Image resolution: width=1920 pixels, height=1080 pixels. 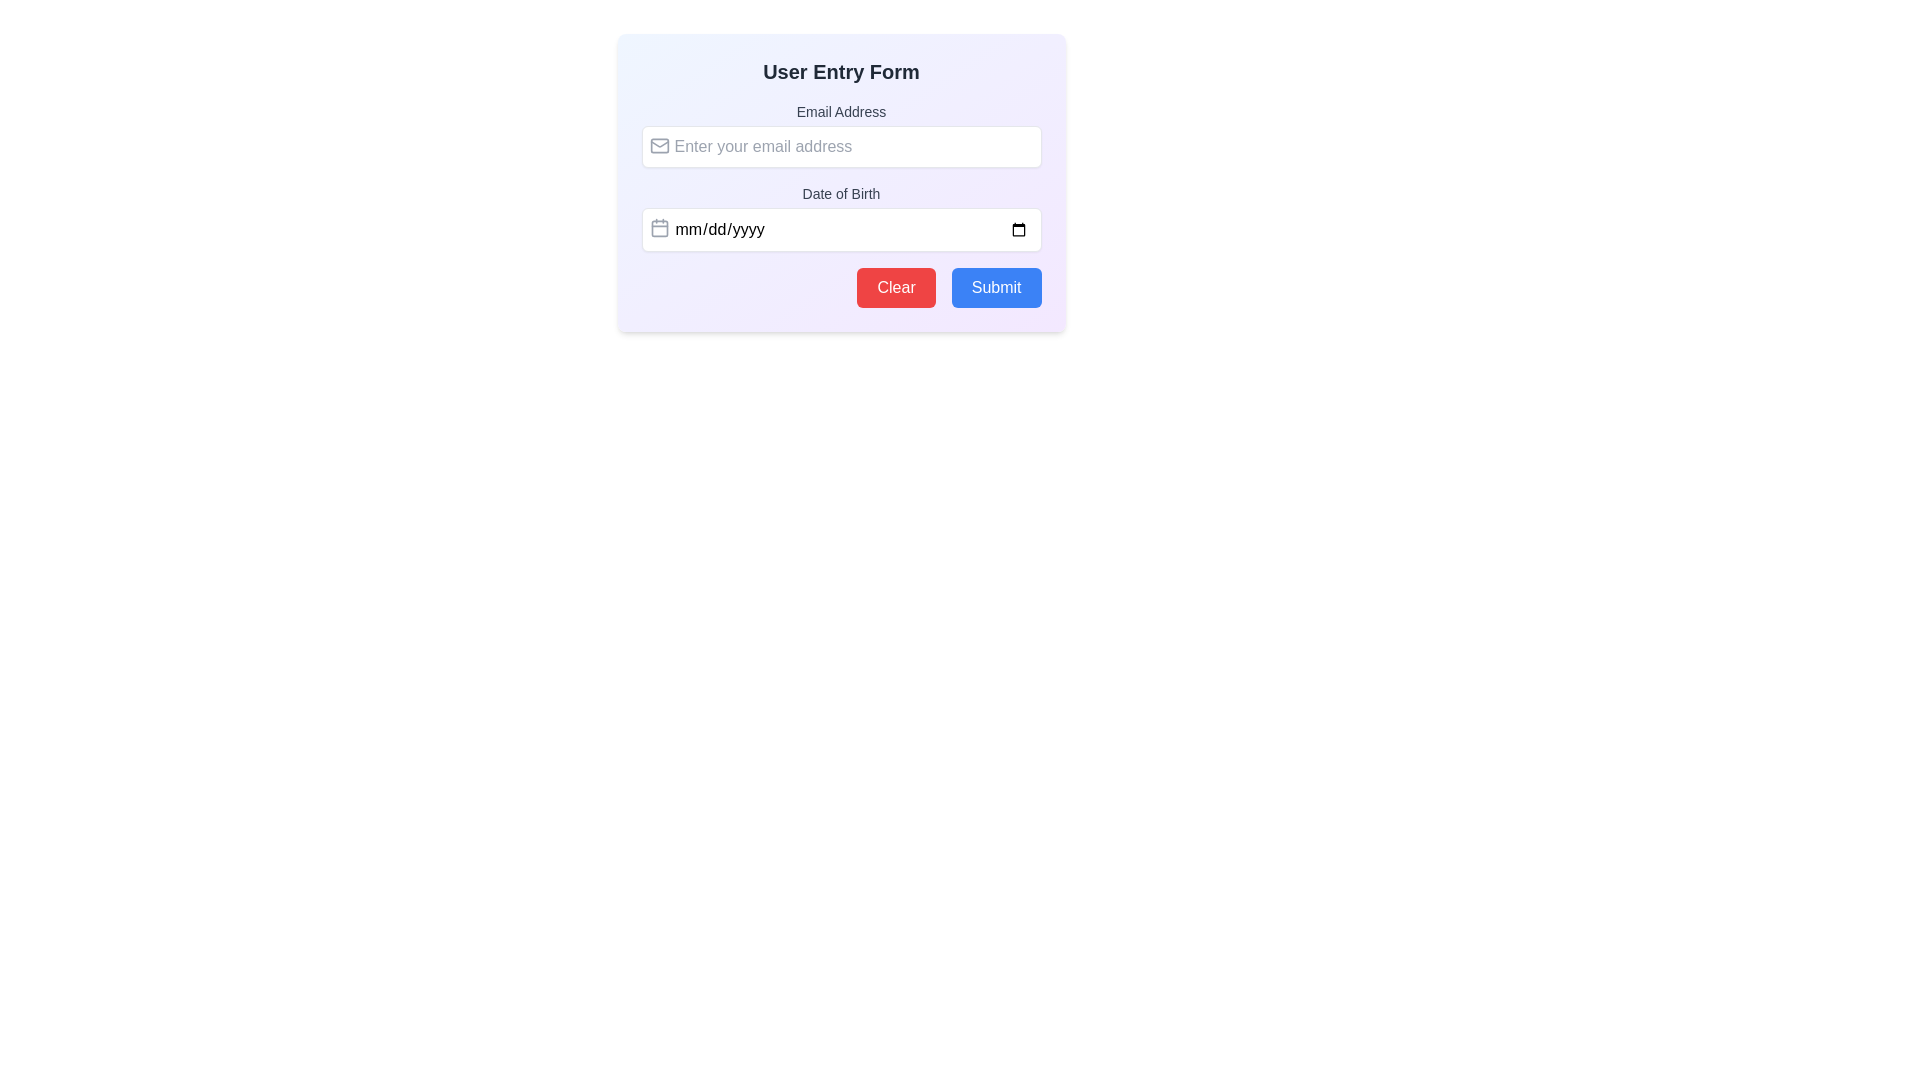 What do you see at coordinates (659, 145) in the screenshot?
I see `the envelope icon SVG shape that visually represents an email input field, located within the icon class of the email address input field` at bounding box center [659, 145].